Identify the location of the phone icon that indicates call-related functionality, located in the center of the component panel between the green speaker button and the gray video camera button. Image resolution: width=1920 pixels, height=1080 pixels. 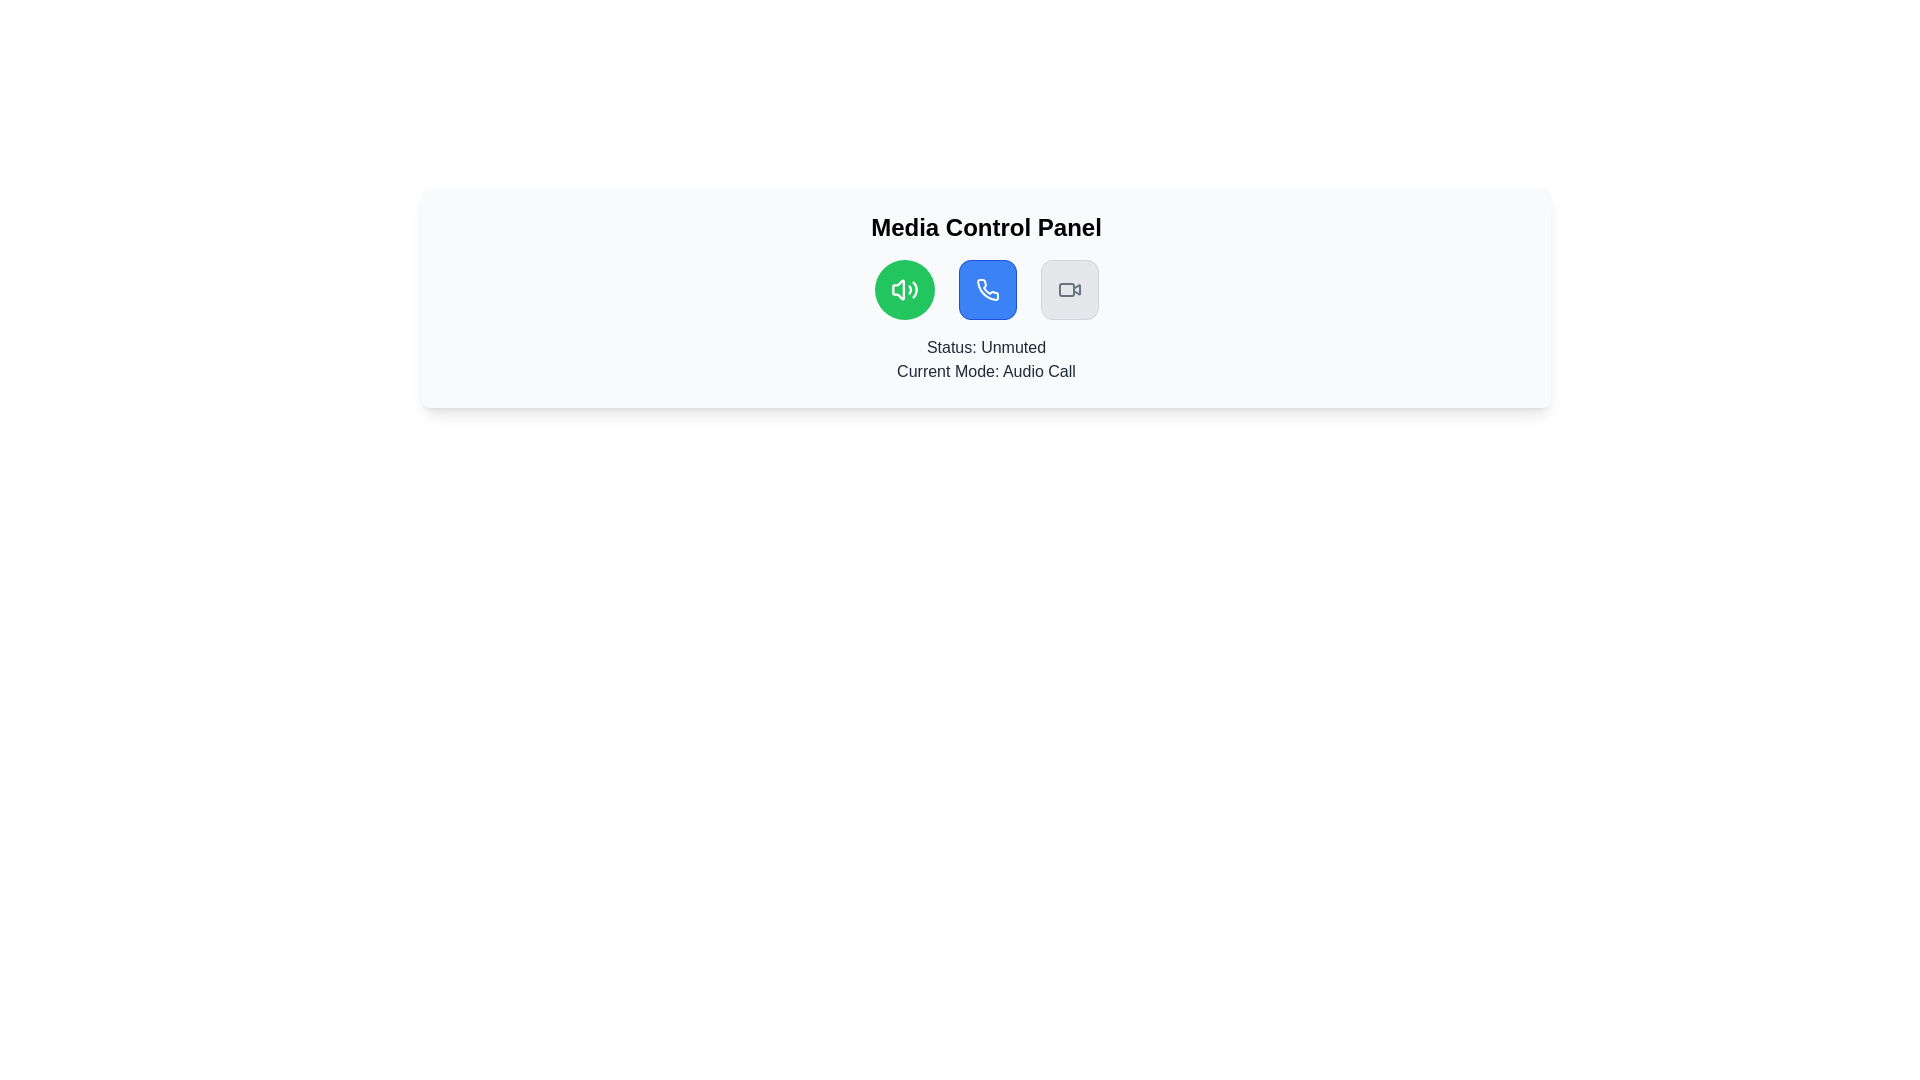
(987, 289).